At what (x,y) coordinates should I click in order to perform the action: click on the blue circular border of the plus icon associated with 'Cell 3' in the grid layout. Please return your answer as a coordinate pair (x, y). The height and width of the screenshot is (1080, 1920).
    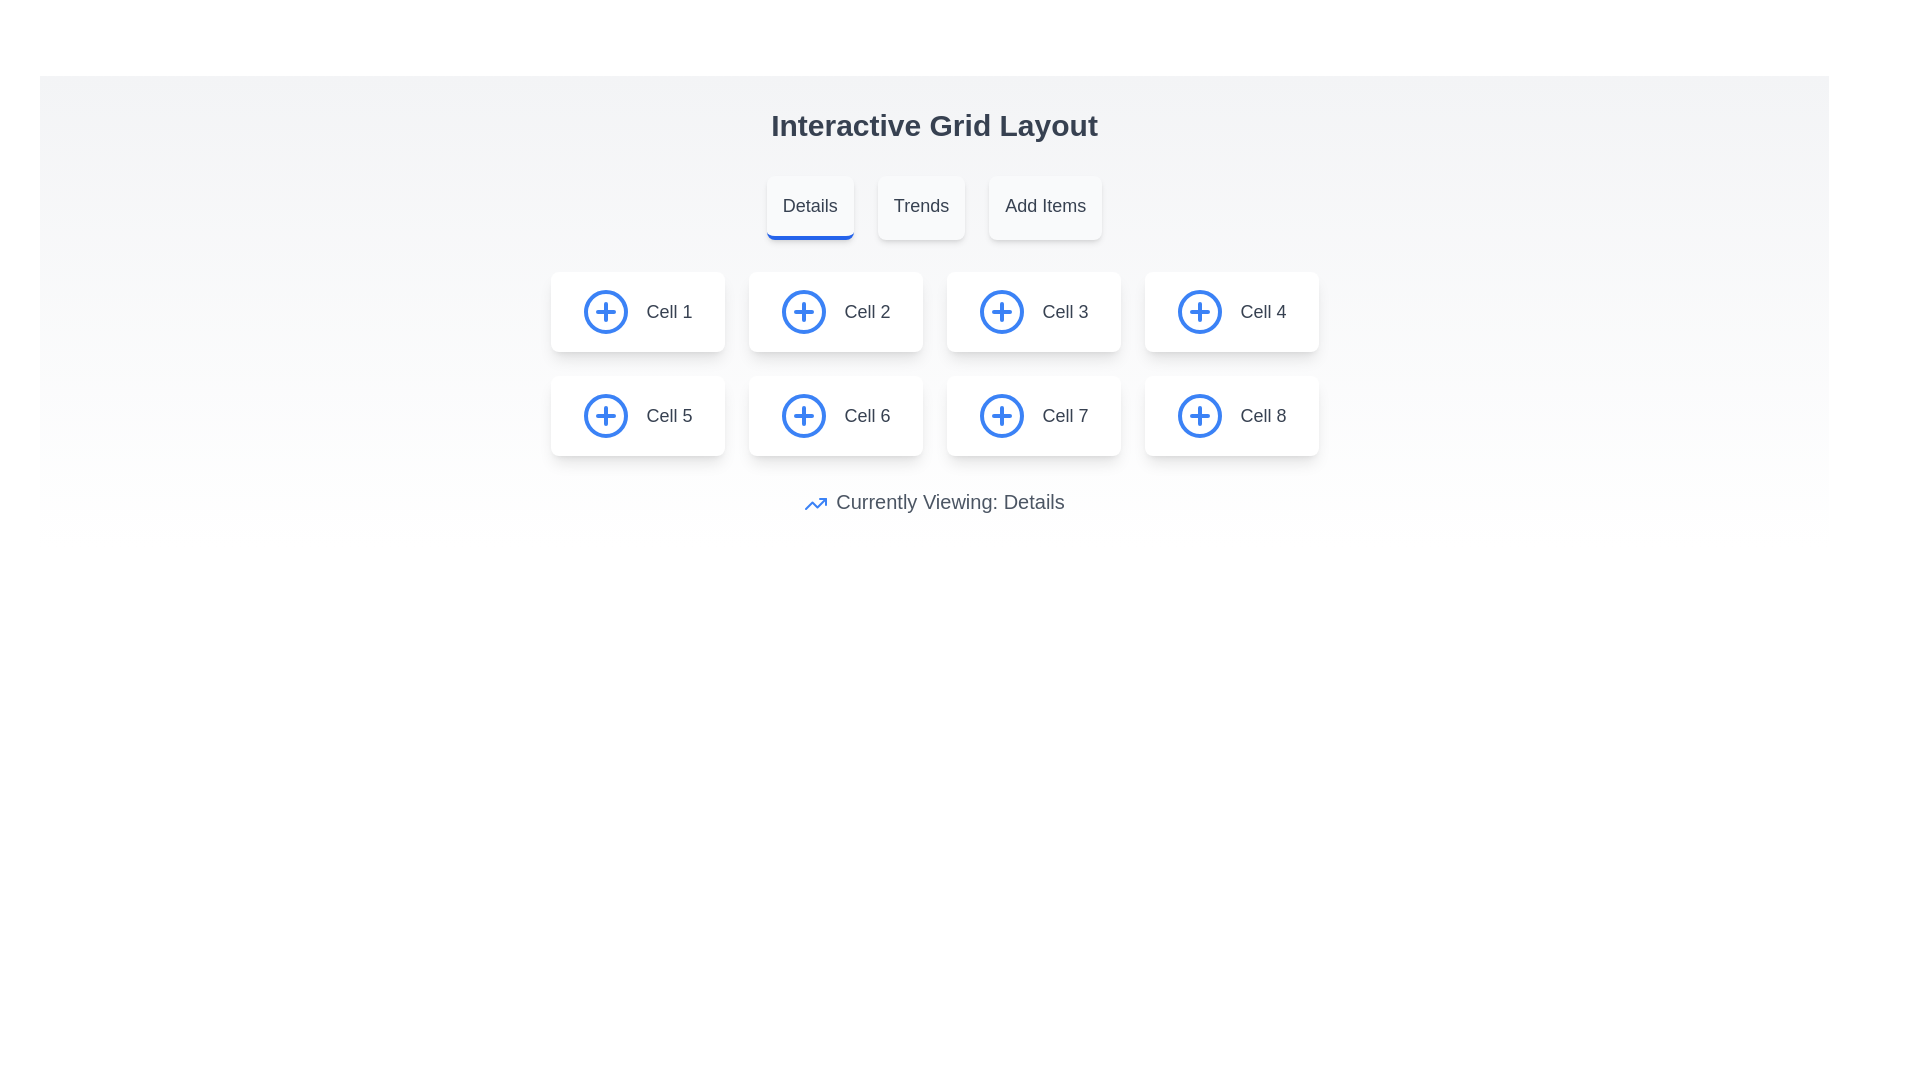
    Looking at the image, I should click on (1002, 312).